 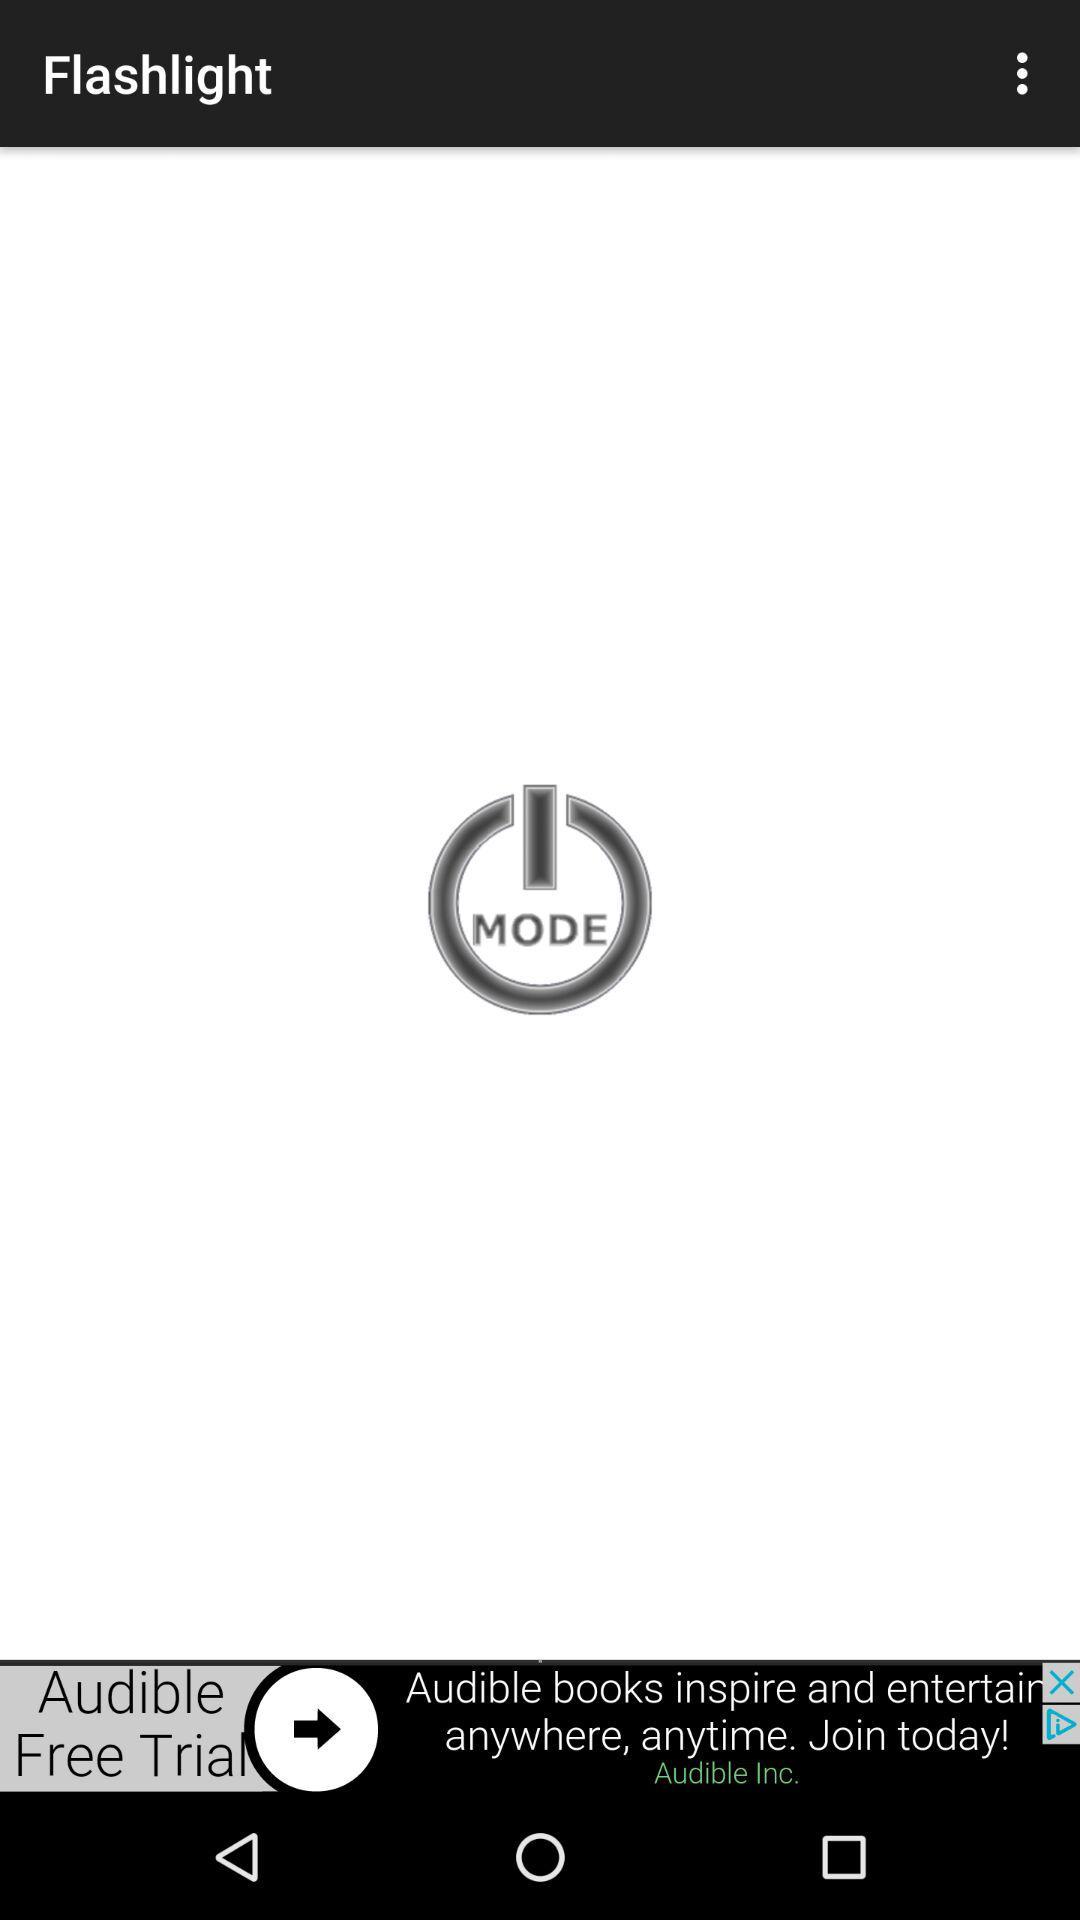 I want to click on turn on, so click(x=540, y=901).